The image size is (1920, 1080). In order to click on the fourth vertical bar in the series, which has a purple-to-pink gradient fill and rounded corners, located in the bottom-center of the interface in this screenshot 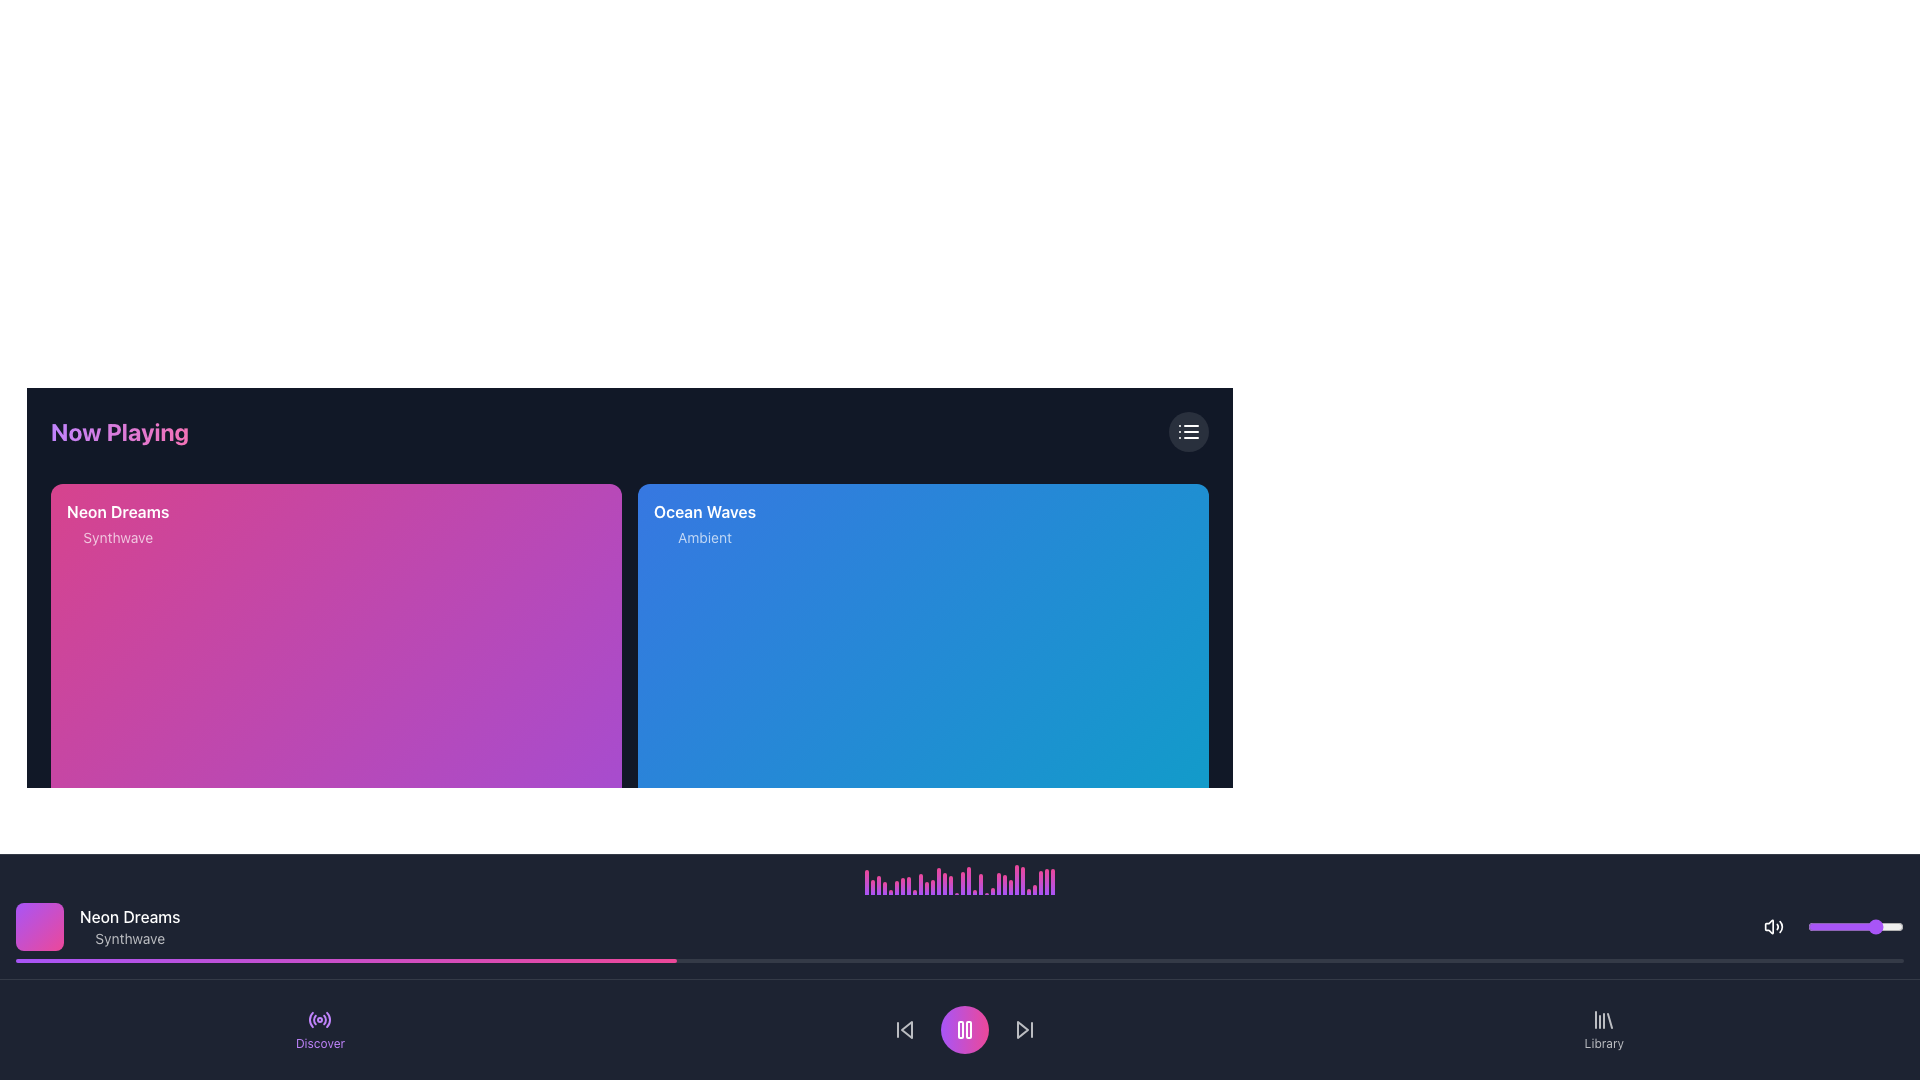, I will do `click(883, 882)`.